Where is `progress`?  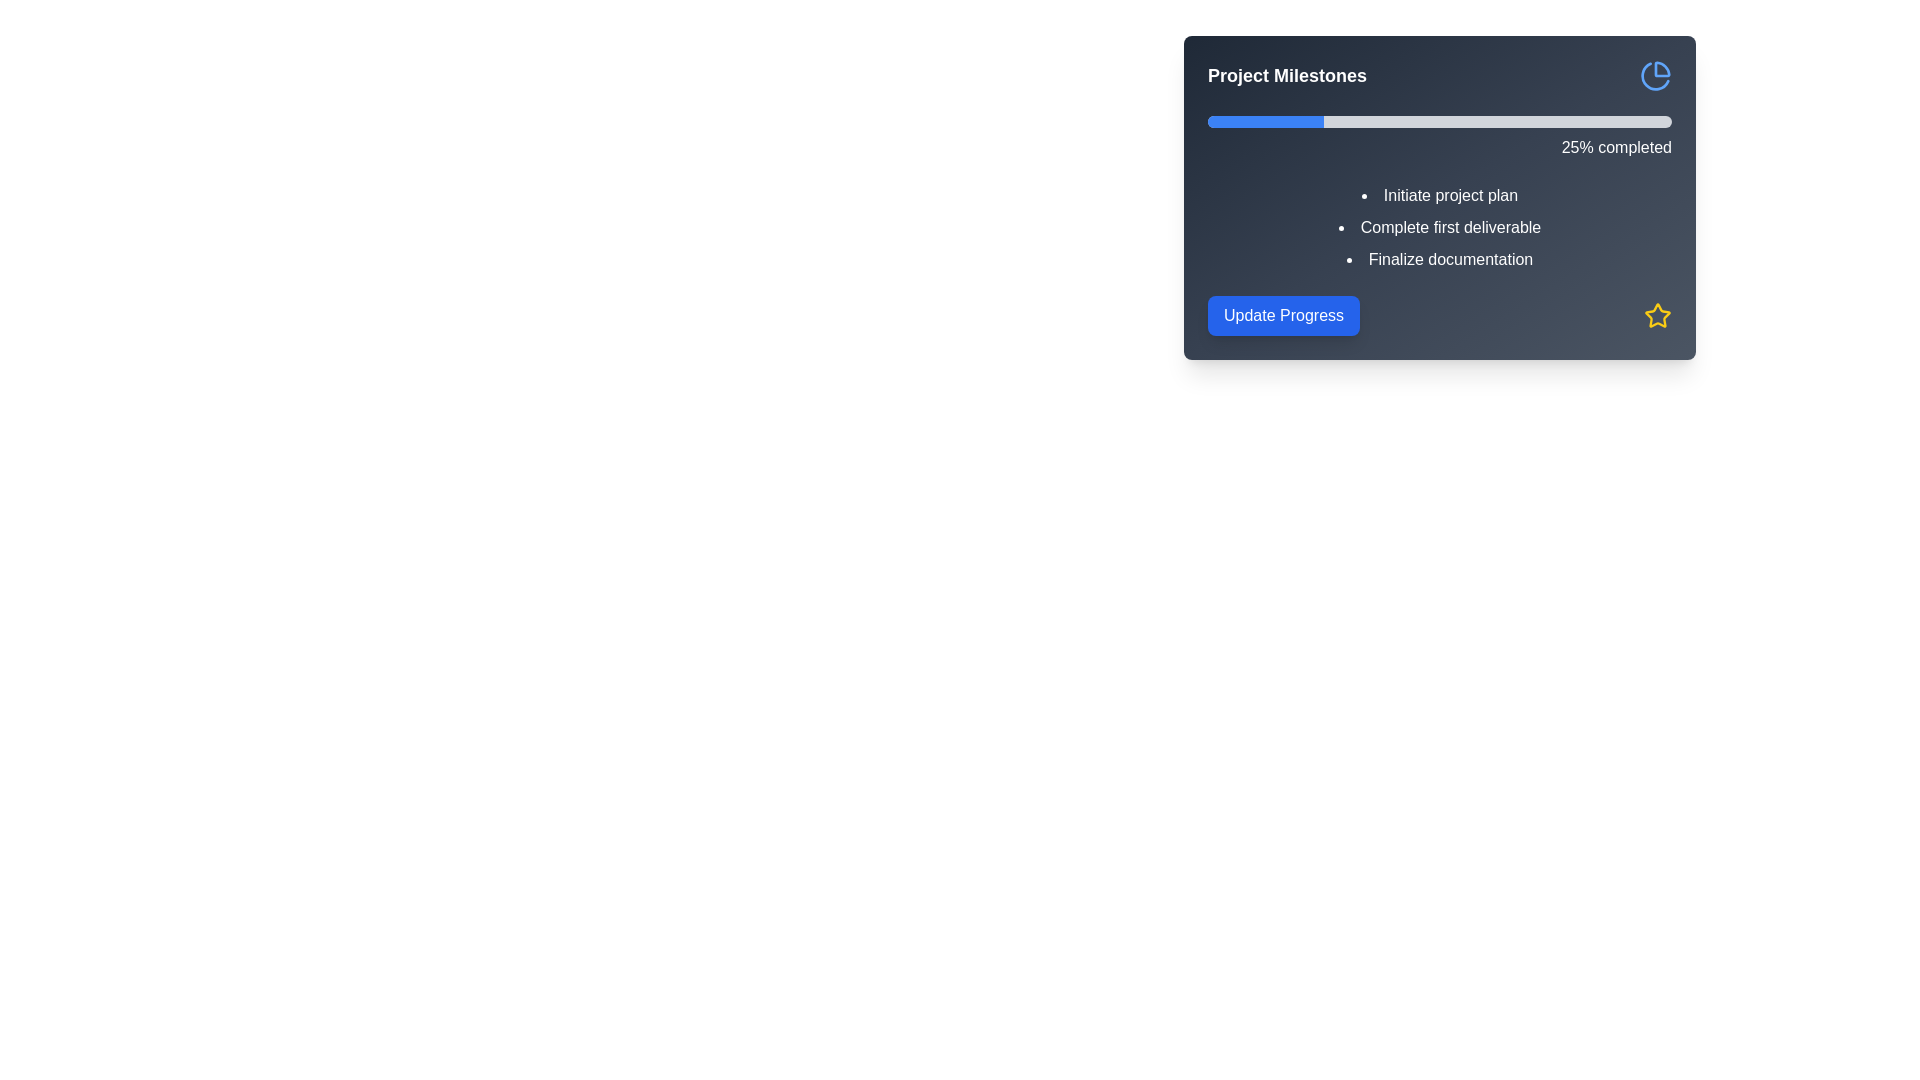
progress is located at coordinates (1208, 122).